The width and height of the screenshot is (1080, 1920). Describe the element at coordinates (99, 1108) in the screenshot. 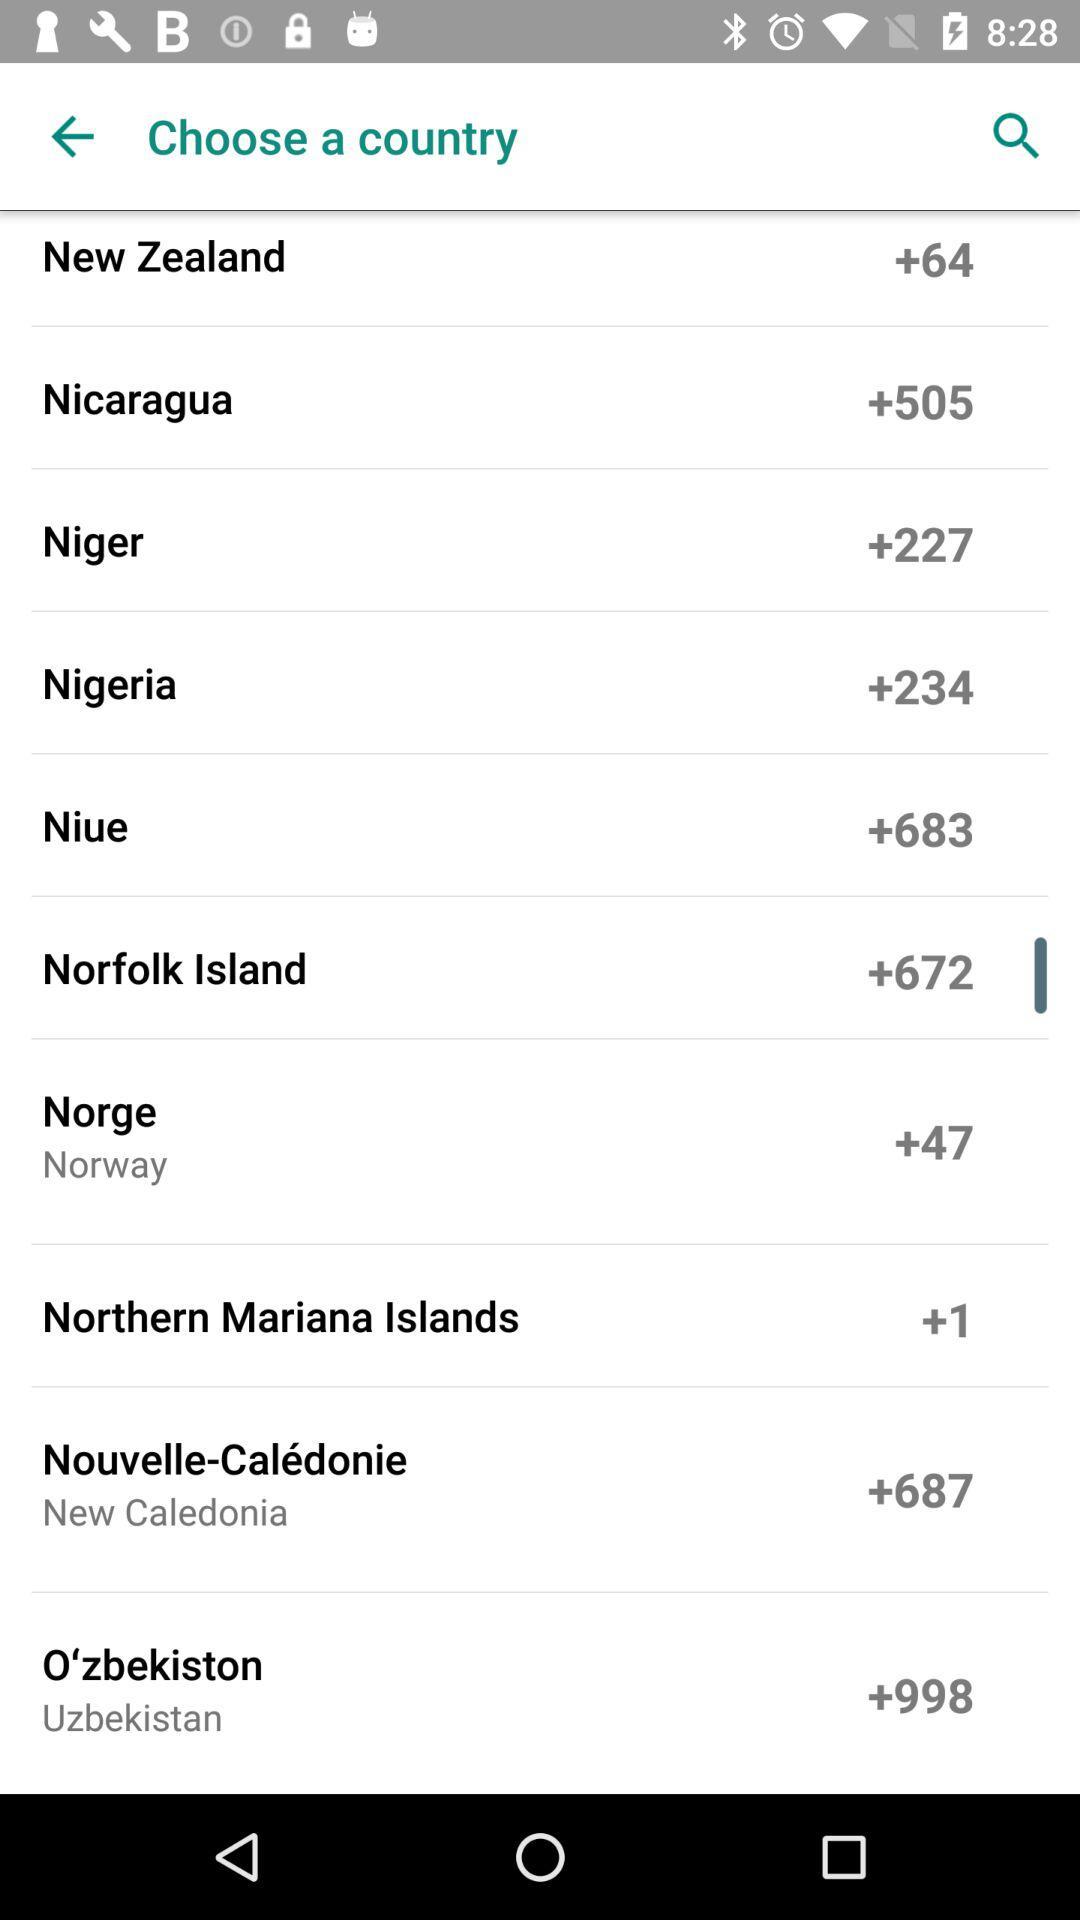

I see `the norge icon` at that location.